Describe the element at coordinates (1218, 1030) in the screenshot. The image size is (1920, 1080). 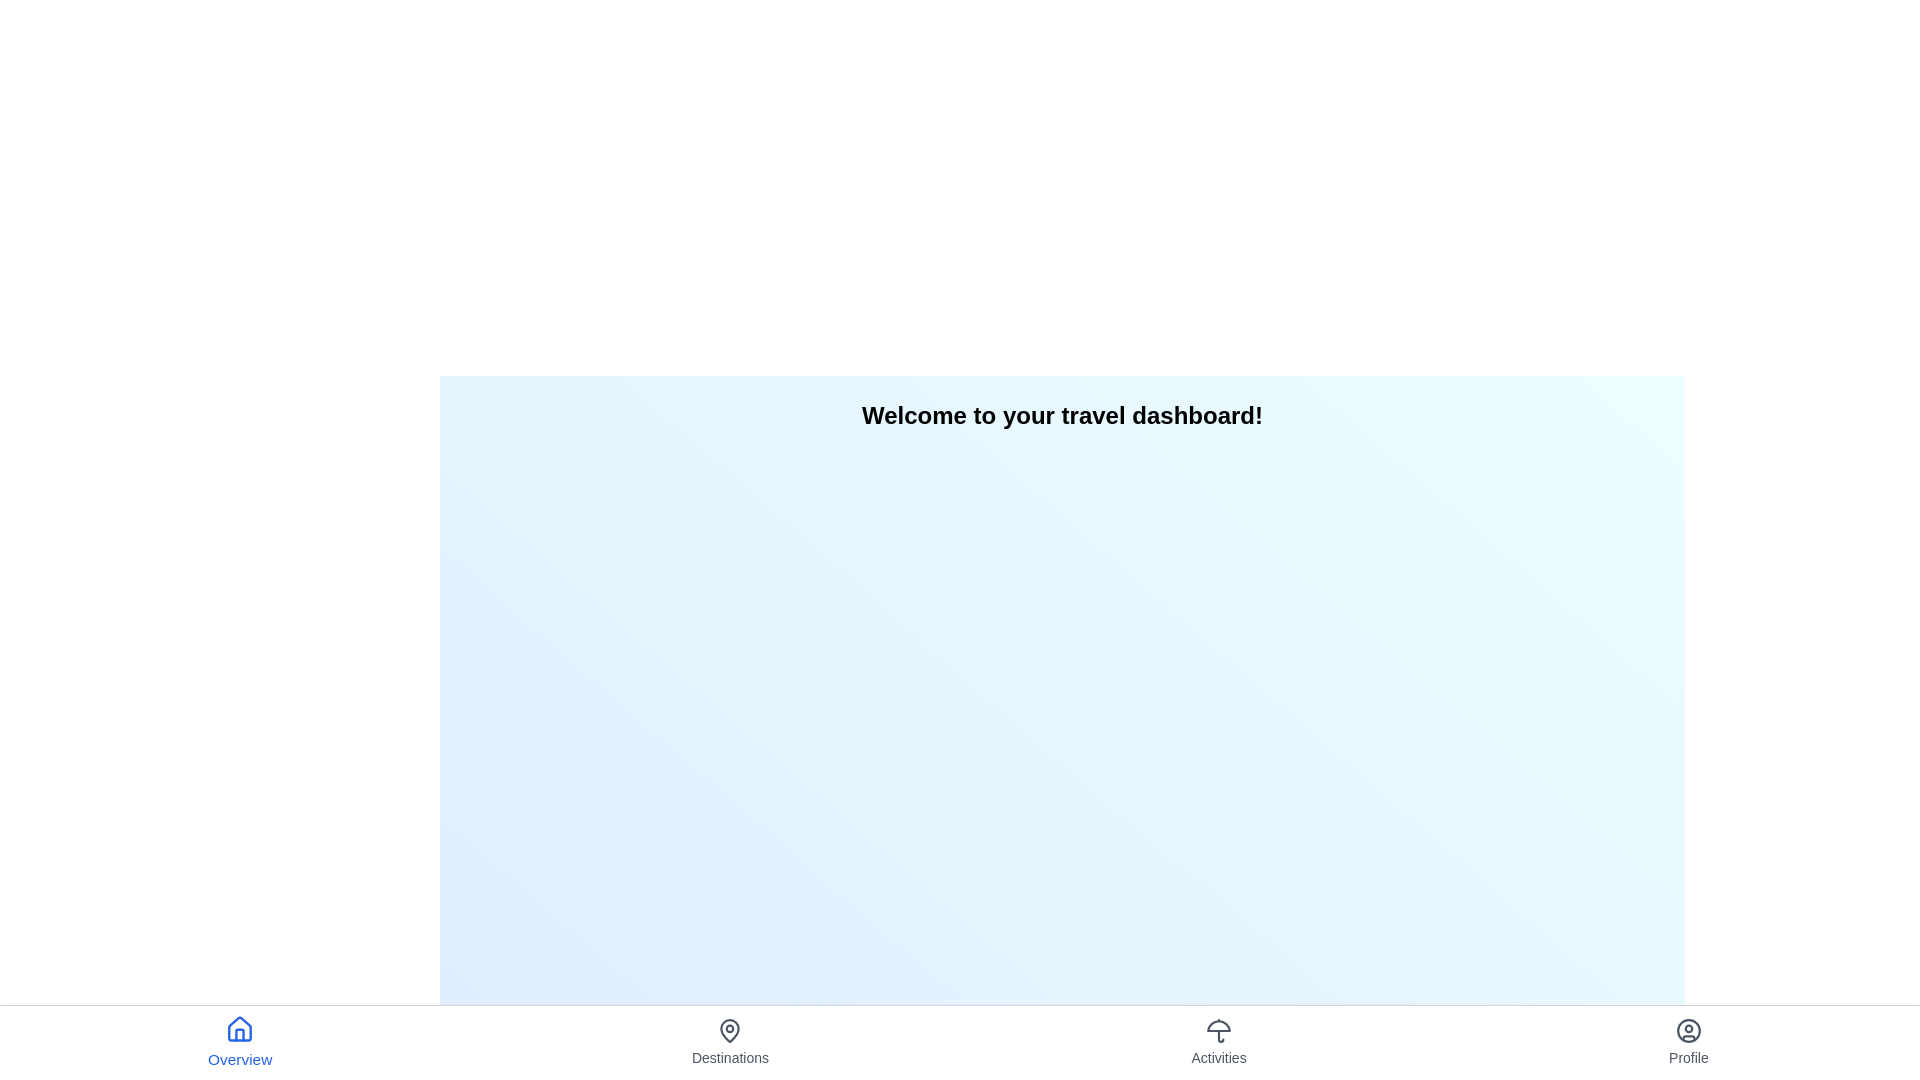
I see `the navigation Icon button located in the bottom navigation bar` at that location.